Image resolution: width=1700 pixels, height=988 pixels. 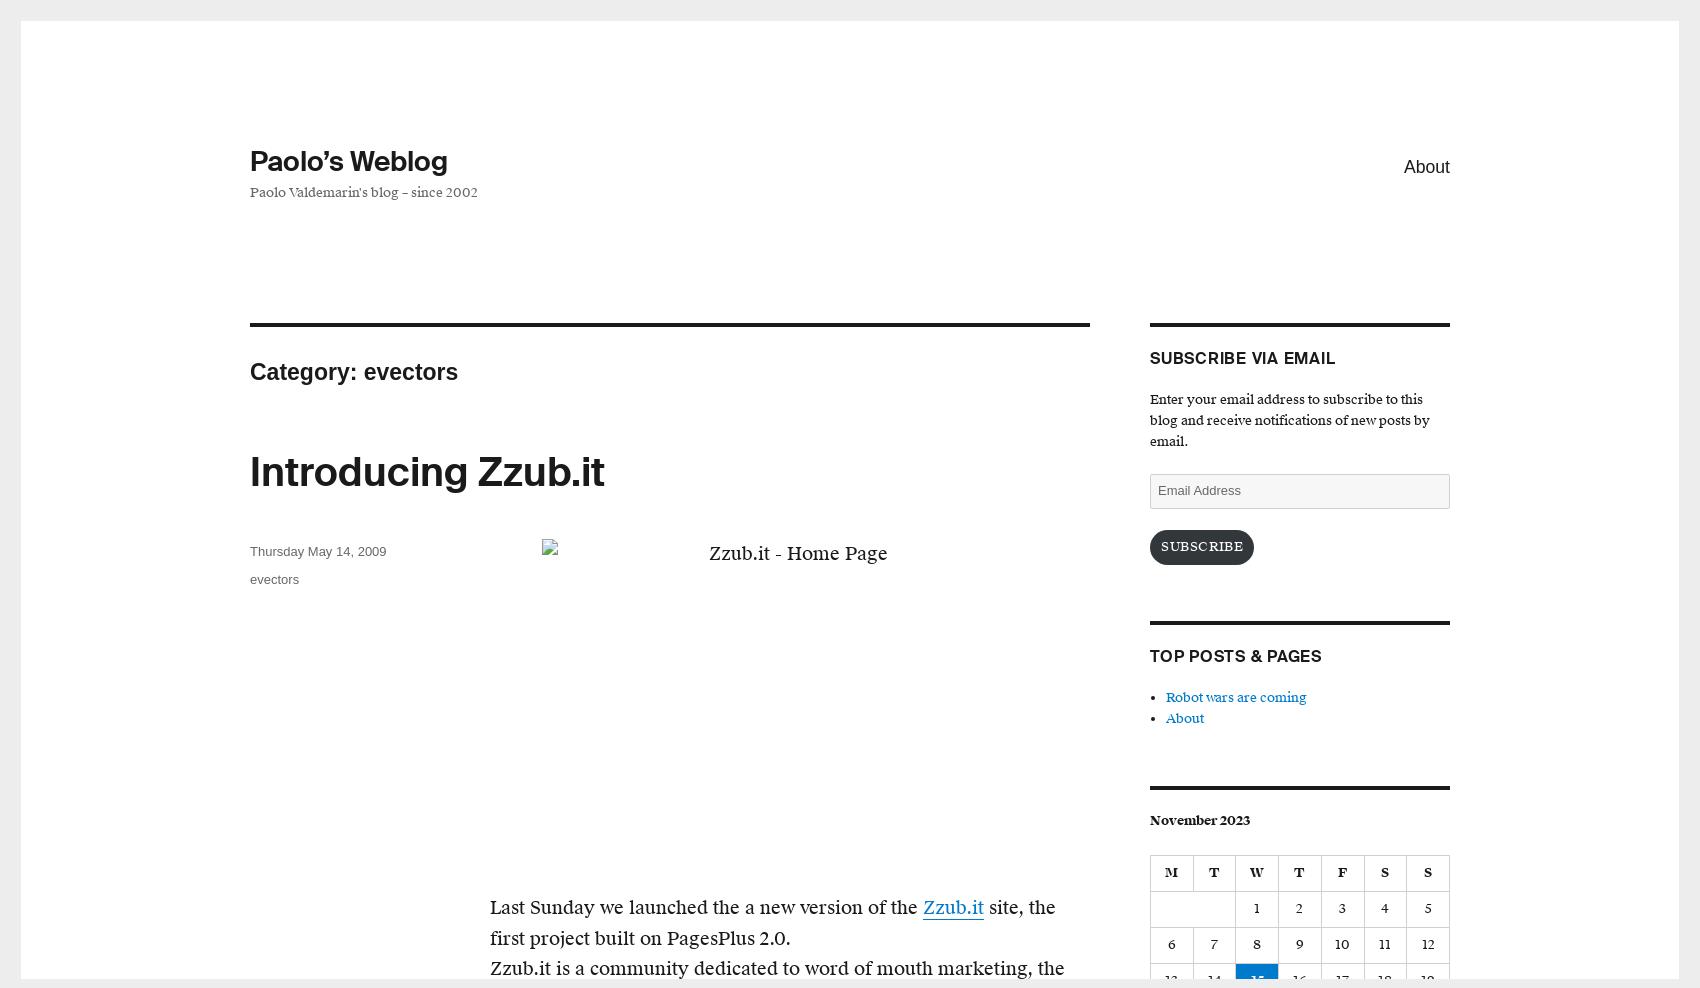 I want to click on 'Subscribe via Email', so click(x=1241, y=358).